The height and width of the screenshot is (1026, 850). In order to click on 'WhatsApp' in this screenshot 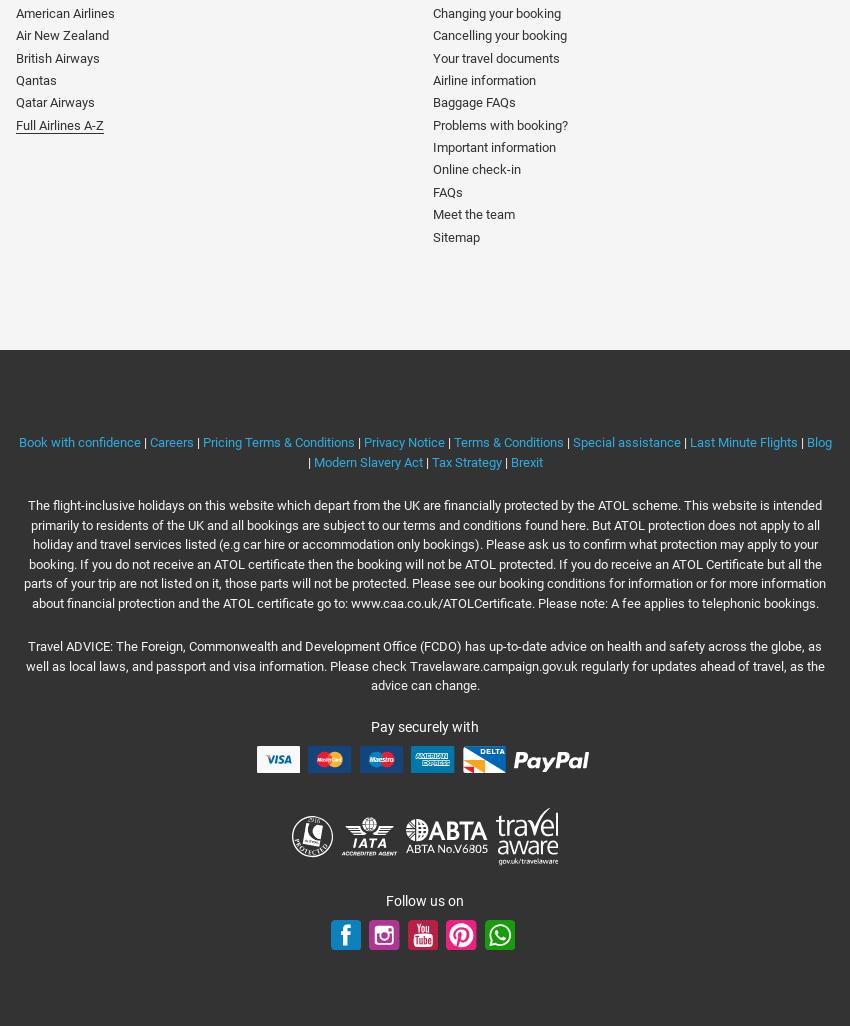, I will do `click(537, 926)`.